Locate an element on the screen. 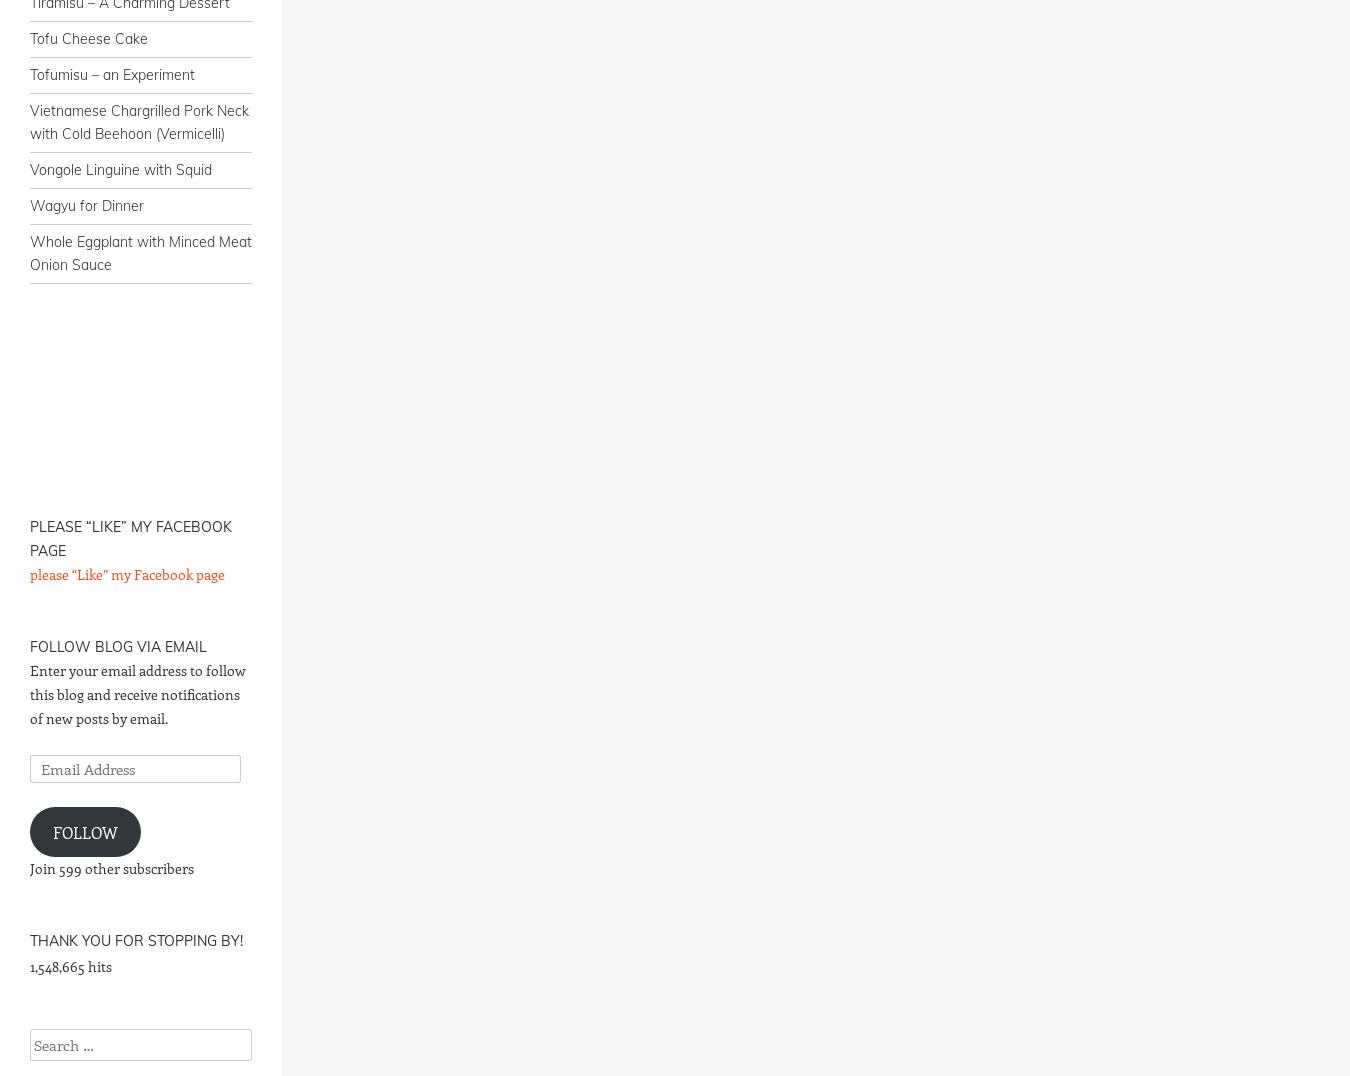 The image size is (1350, 1076). 'Vietnamese Chargrilled Pork Neck with Cold Beehoon (Vermicelli)' is located at coordinates (139, 121).